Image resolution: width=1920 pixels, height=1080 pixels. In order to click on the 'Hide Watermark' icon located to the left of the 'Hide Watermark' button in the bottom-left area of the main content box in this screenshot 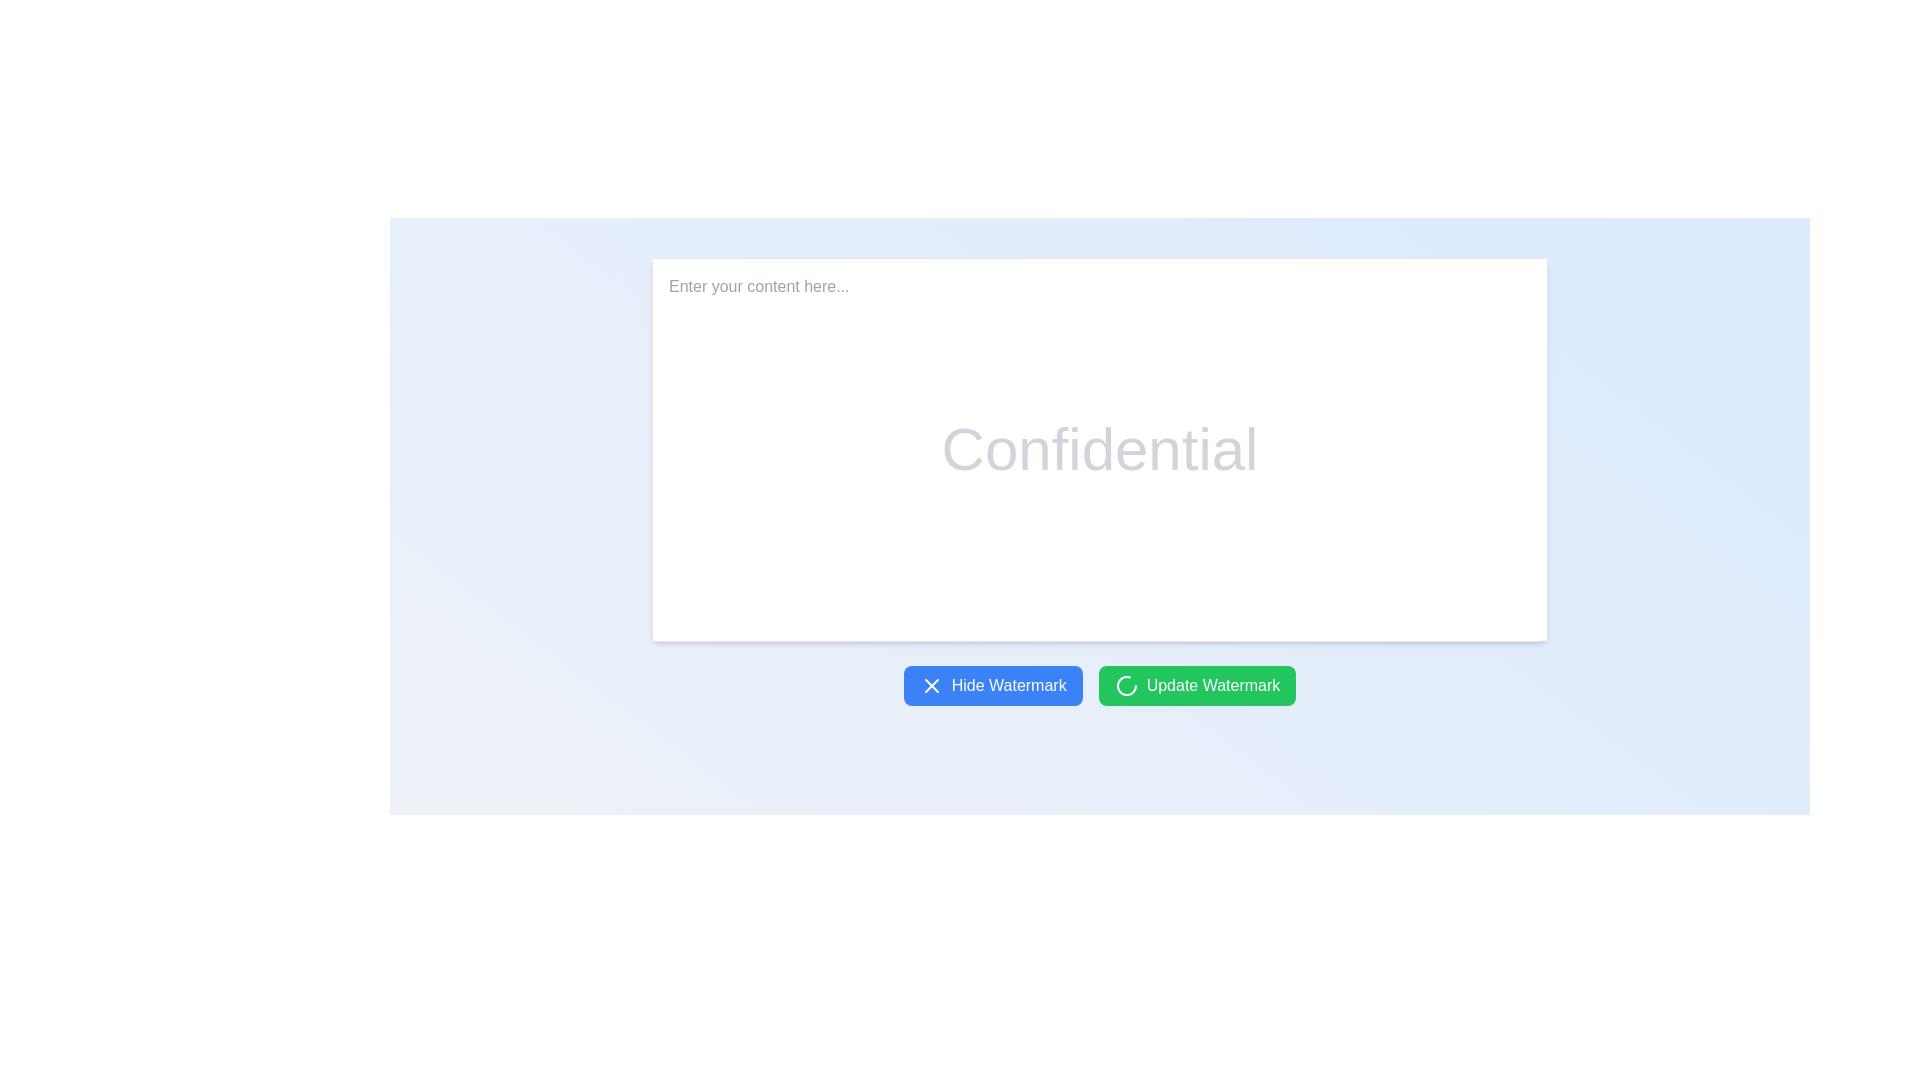, I will do `click(930, 685)`.